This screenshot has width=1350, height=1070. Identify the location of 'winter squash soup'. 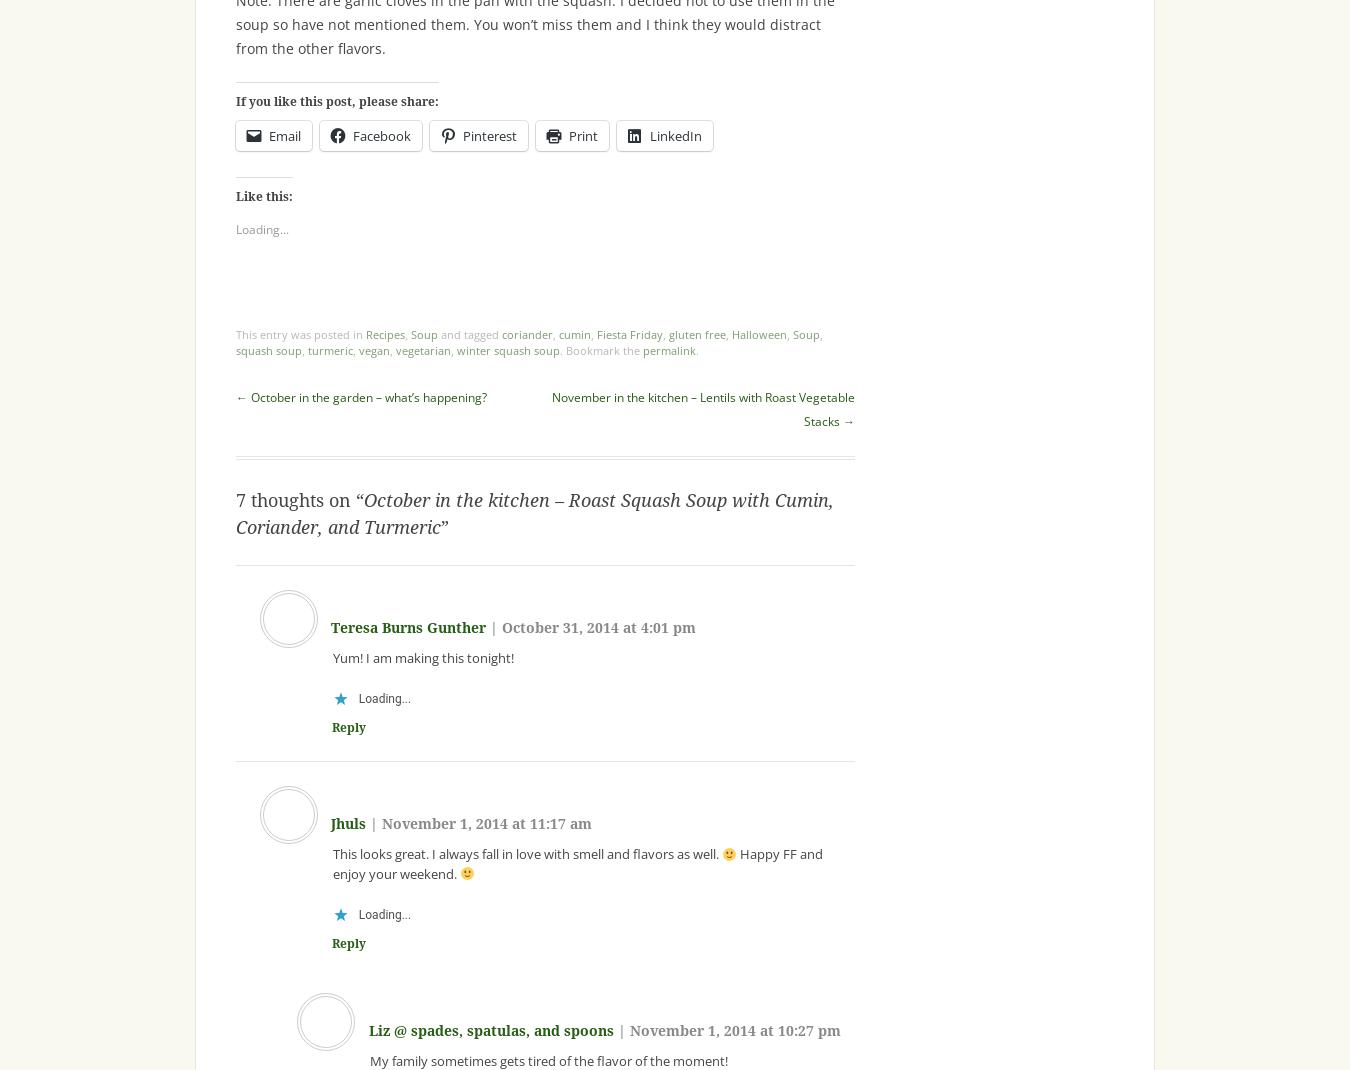
(507, 350).